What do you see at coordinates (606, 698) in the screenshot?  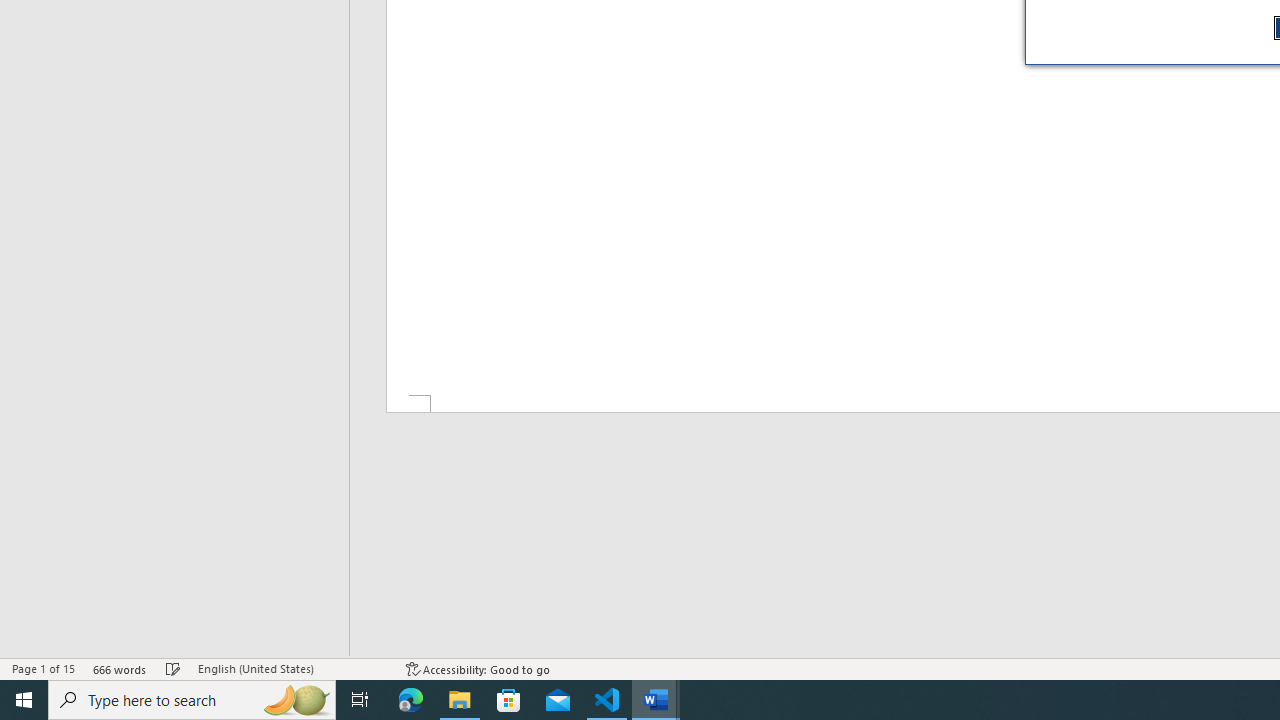 I see `'Visual Studio Code - 1 running window'` at bounding box center [606, 698].